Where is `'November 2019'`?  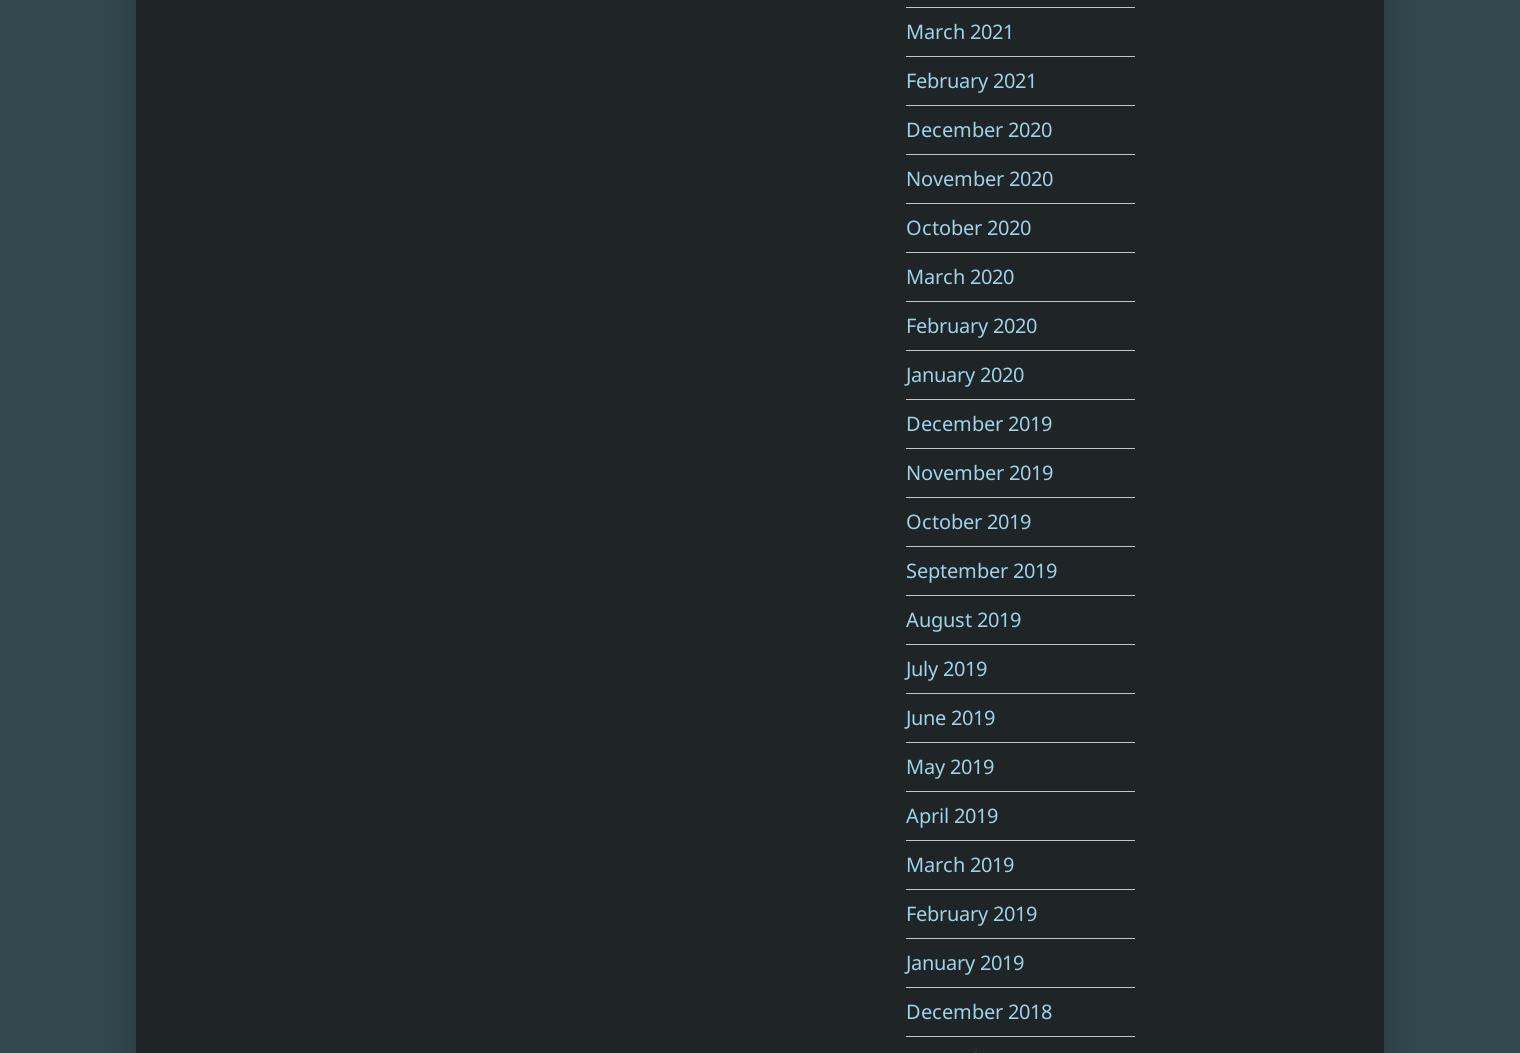
'November 2019' is located at coordinates (978, 471).